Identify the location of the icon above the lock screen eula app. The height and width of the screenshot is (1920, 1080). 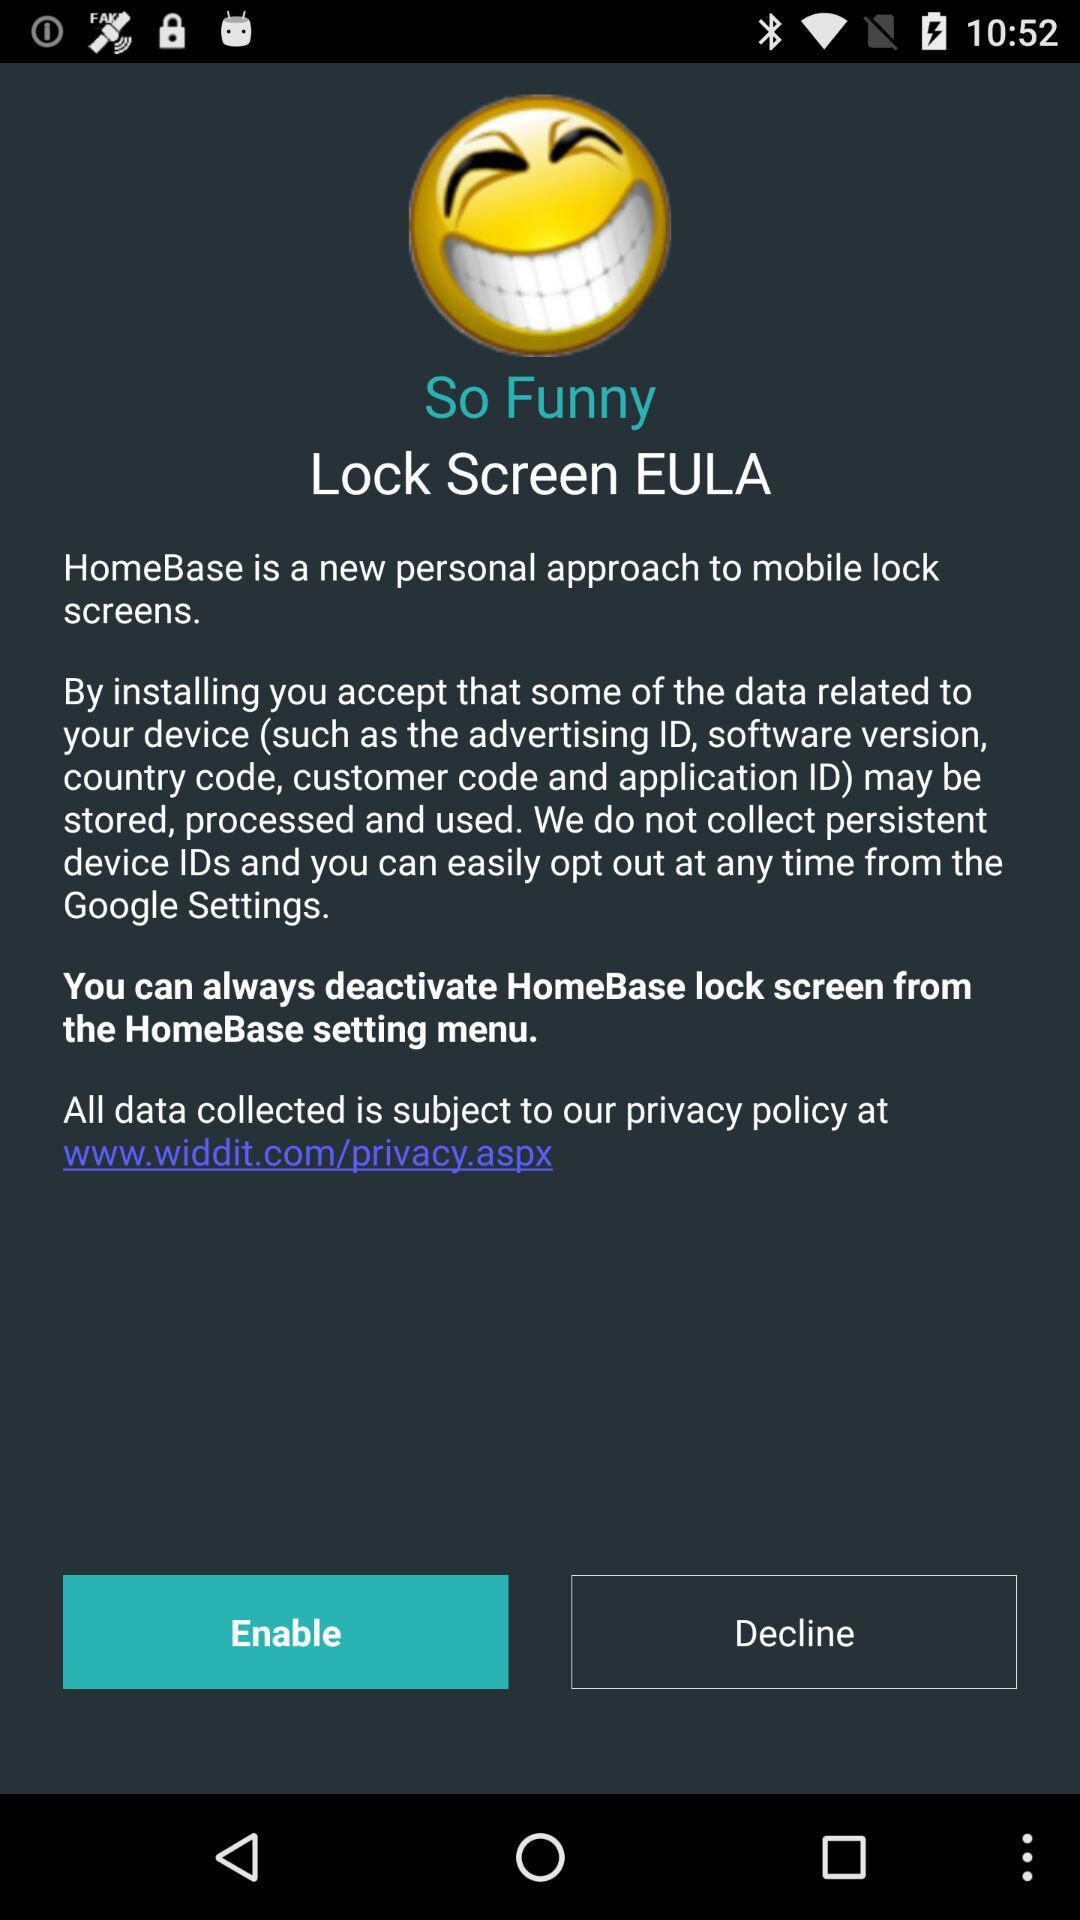
(540, 395).